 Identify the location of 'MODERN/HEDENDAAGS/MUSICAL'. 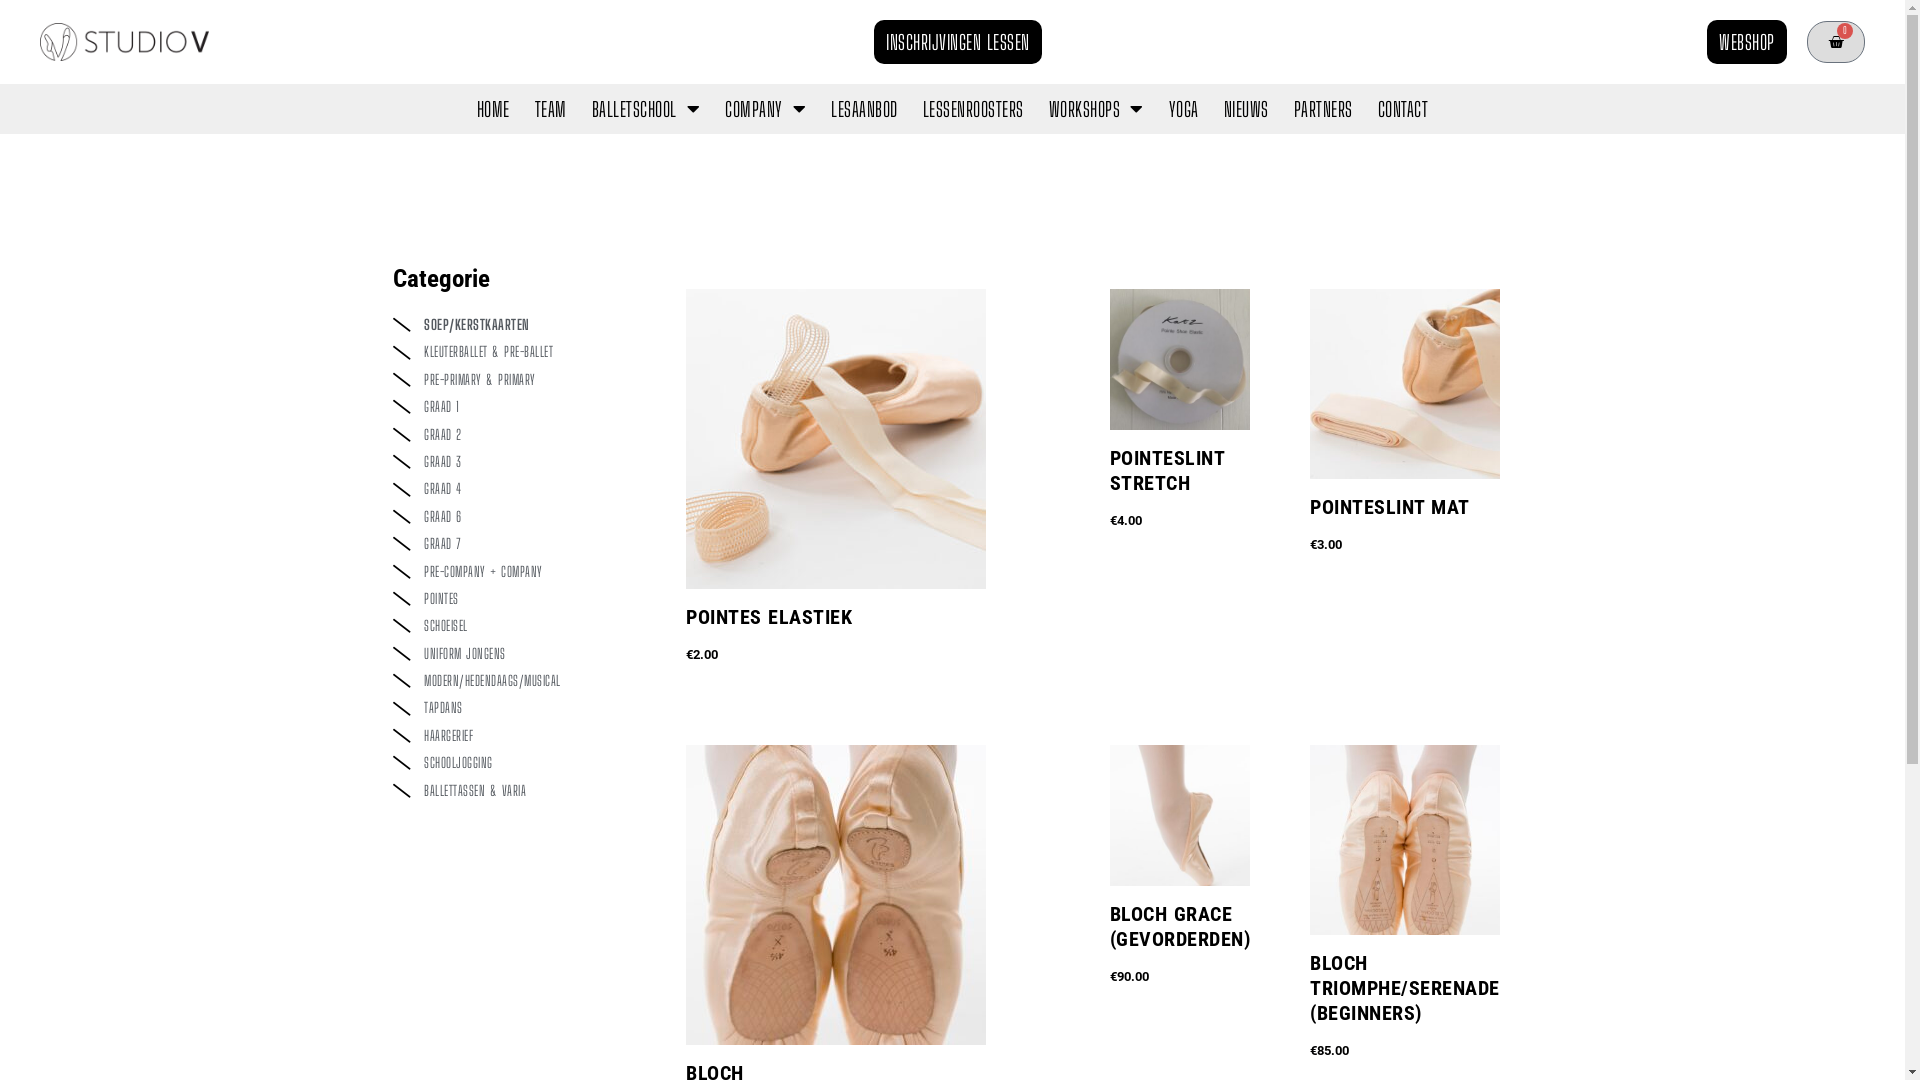
(518, 680).